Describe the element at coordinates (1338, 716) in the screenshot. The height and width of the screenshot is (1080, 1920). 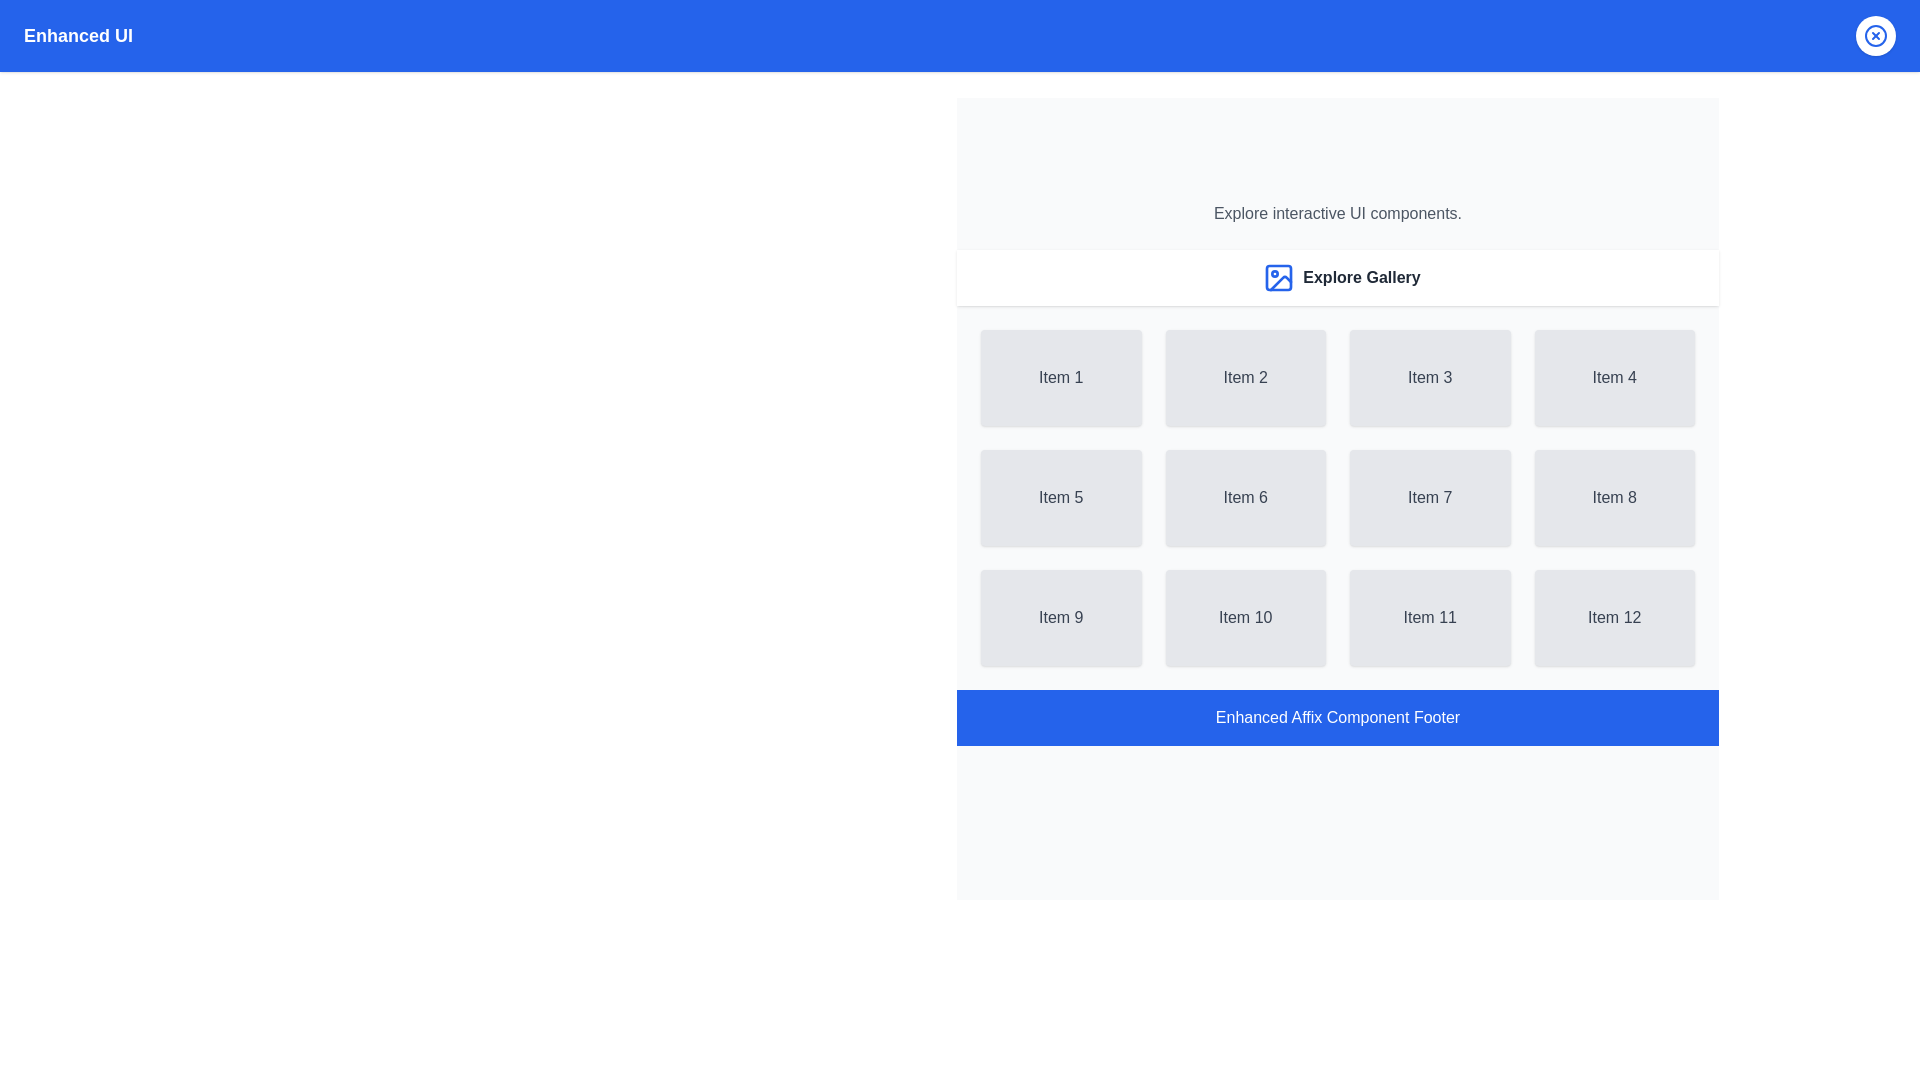
I see `the static footer message text display element located at the bottom edge of the interface, which provides branding or informational context to the user` at that location.